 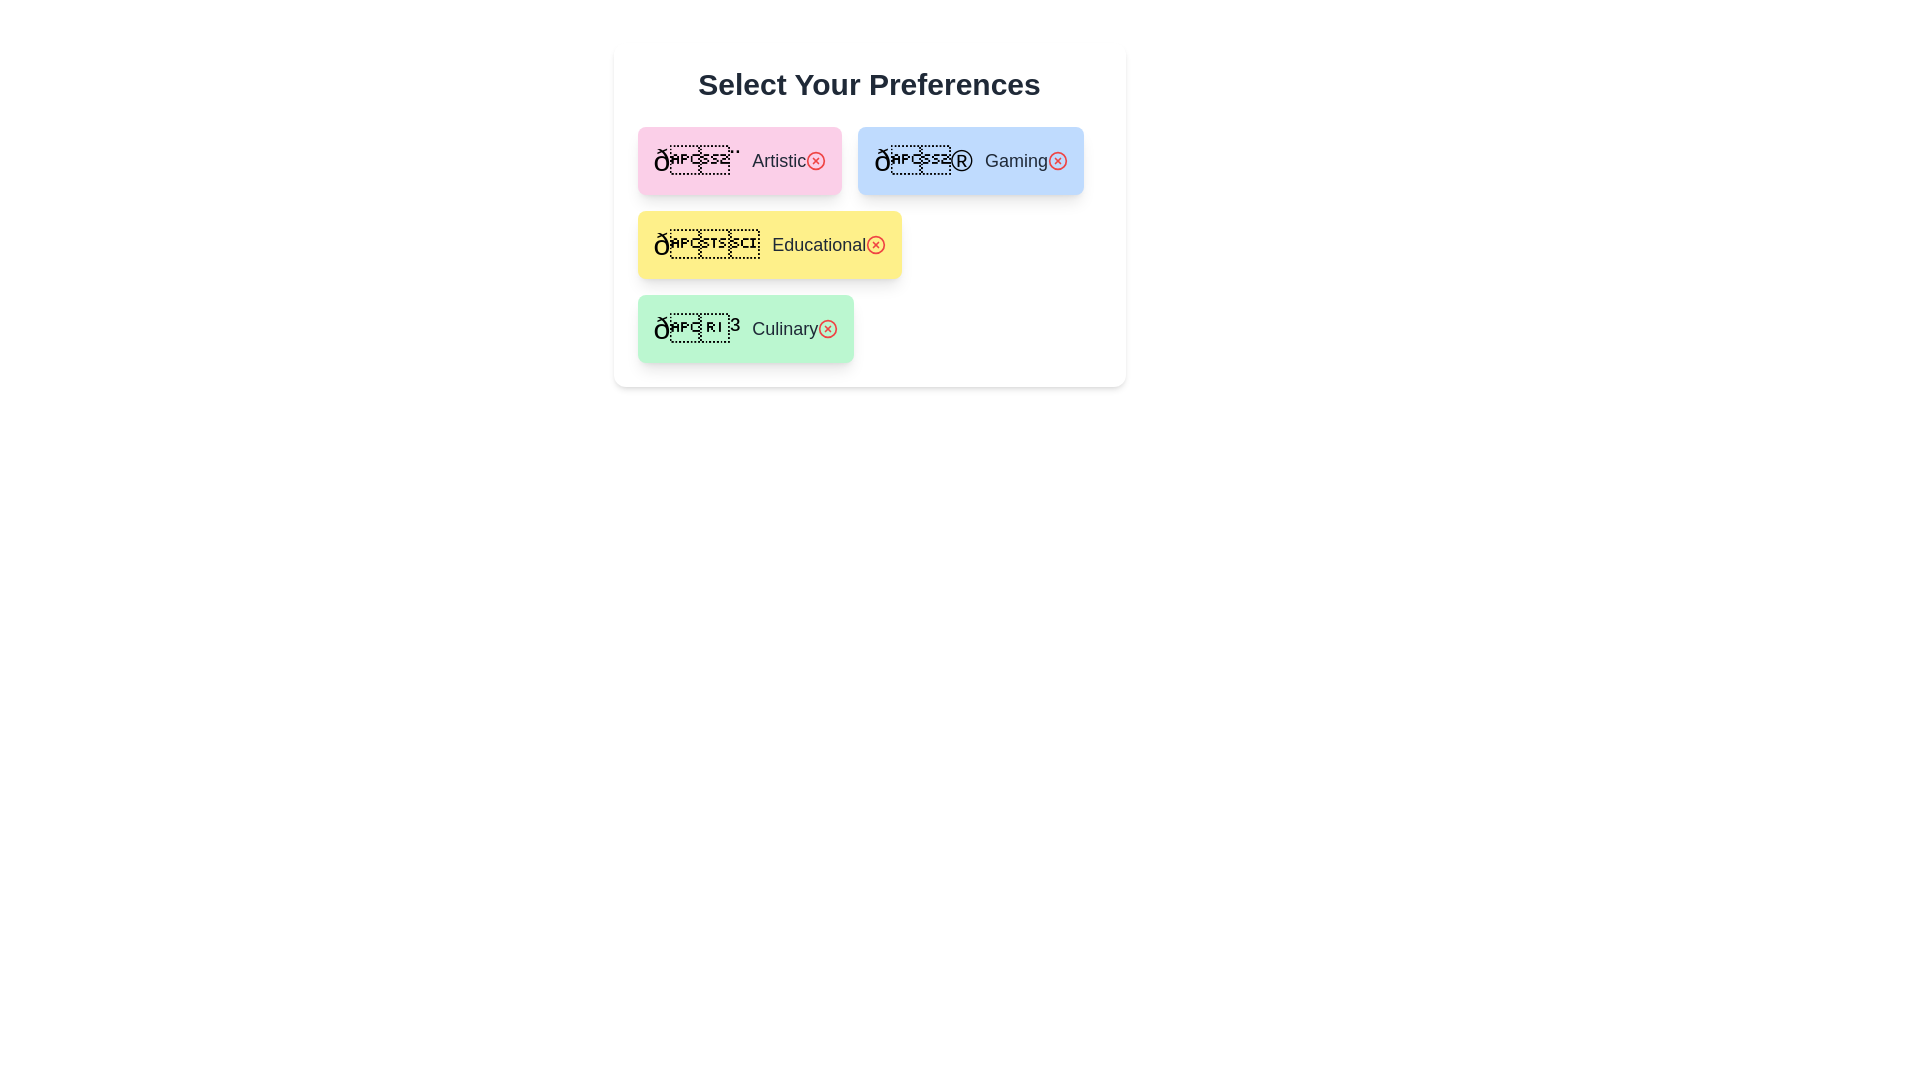 What do you see at coordinates (816, 160) in the screenshot?
I see `remove button for the preference labeled Artistic` at bounding box center [816, 160].